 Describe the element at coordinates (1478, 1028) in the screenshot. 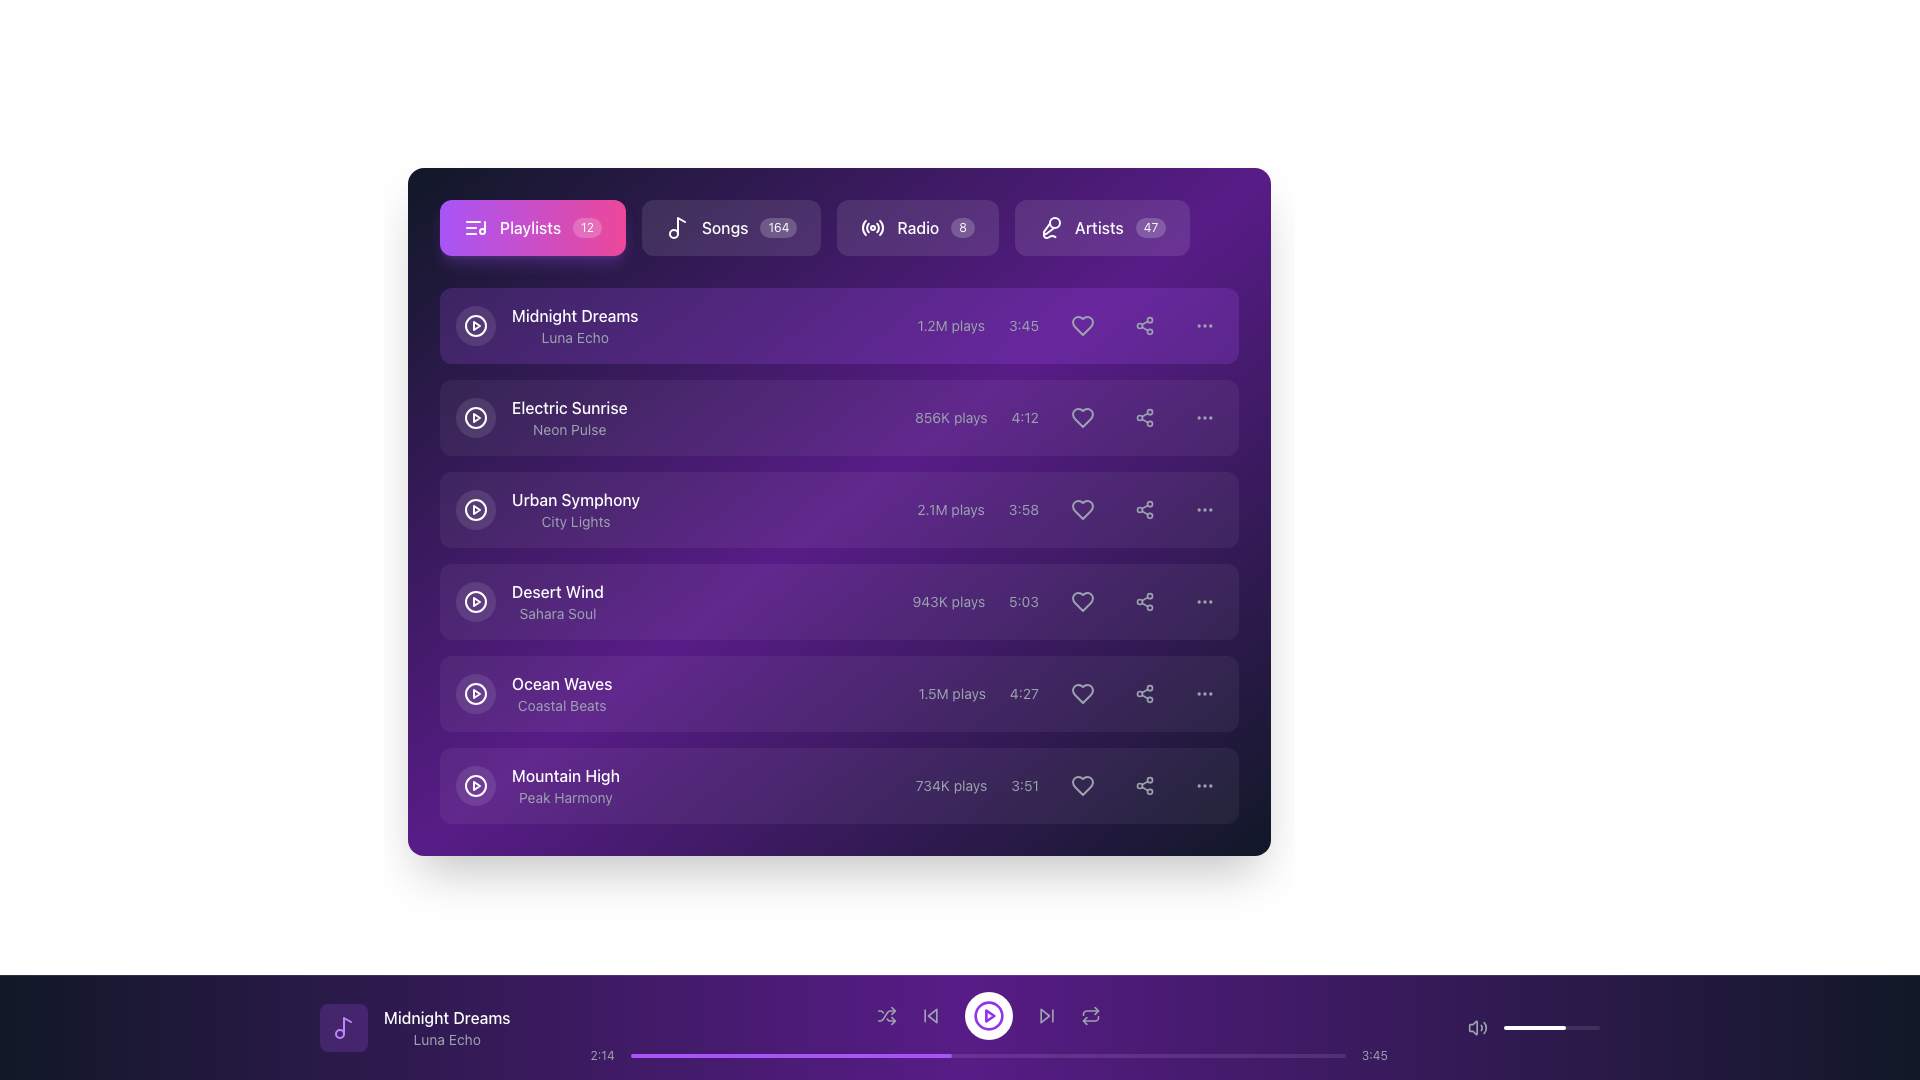

I see `the volume control icon located at the left of the progress bar in the bottom playback interface` at that location.